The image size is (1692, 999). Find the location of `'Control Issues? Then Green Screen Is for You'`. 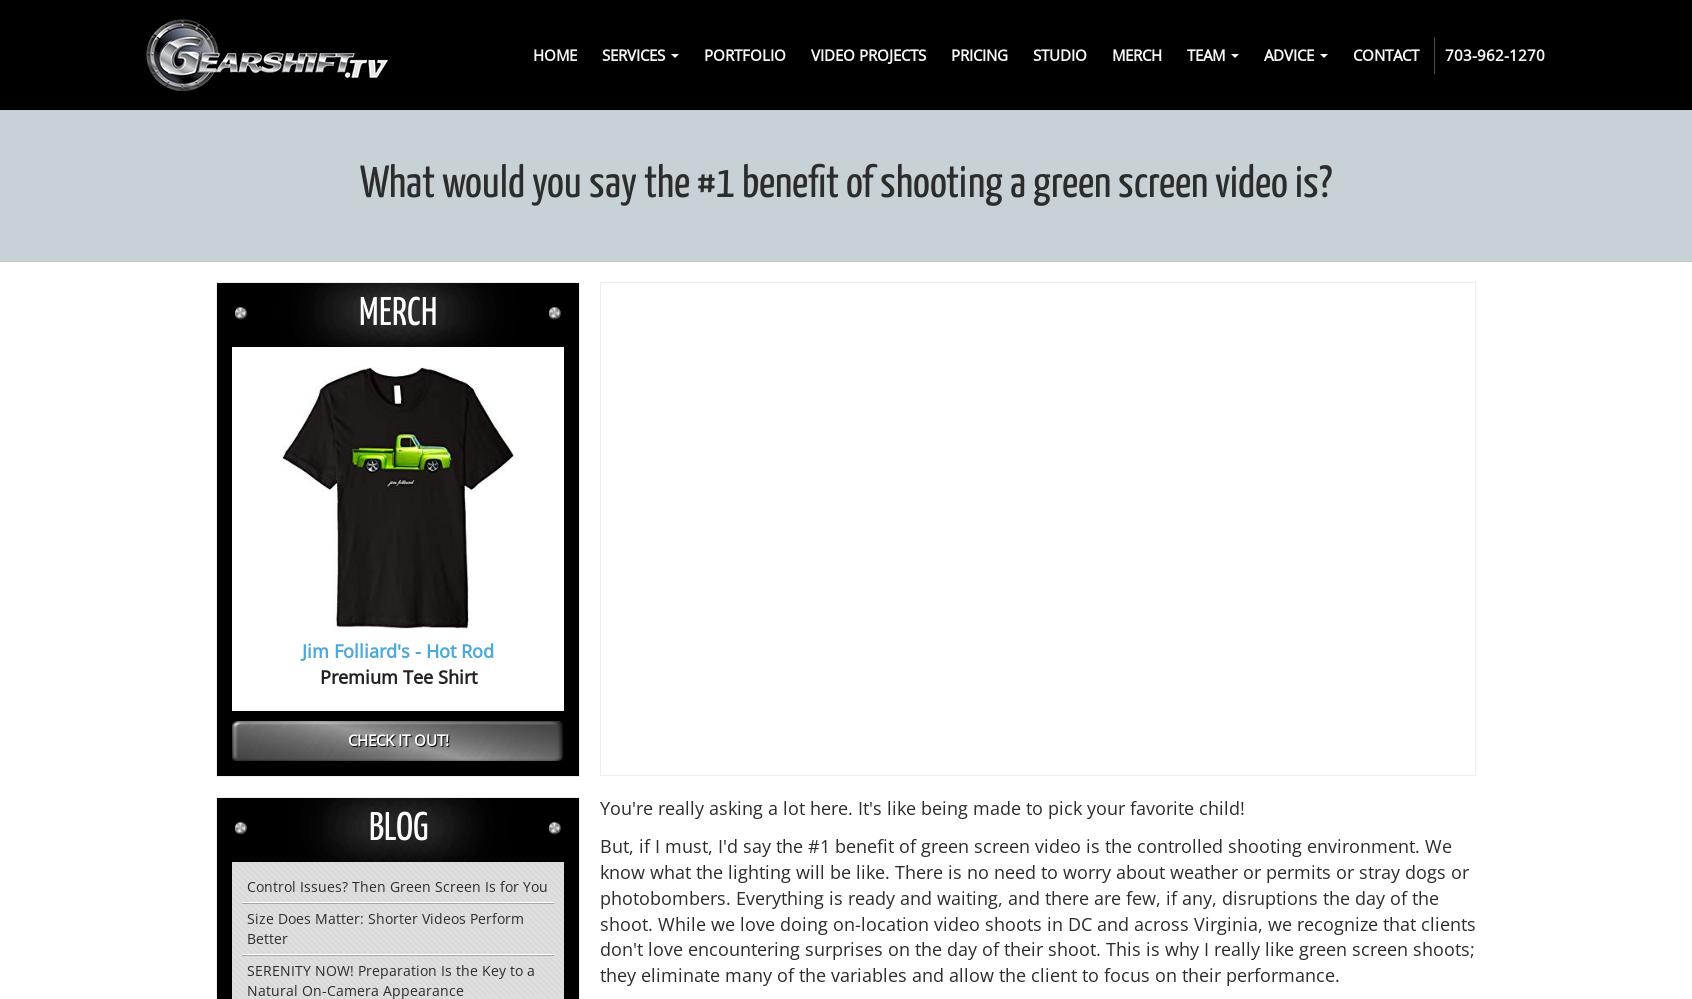

'Control Issues? Then Green Screen Is for You' is located at coordinates (397, 884).